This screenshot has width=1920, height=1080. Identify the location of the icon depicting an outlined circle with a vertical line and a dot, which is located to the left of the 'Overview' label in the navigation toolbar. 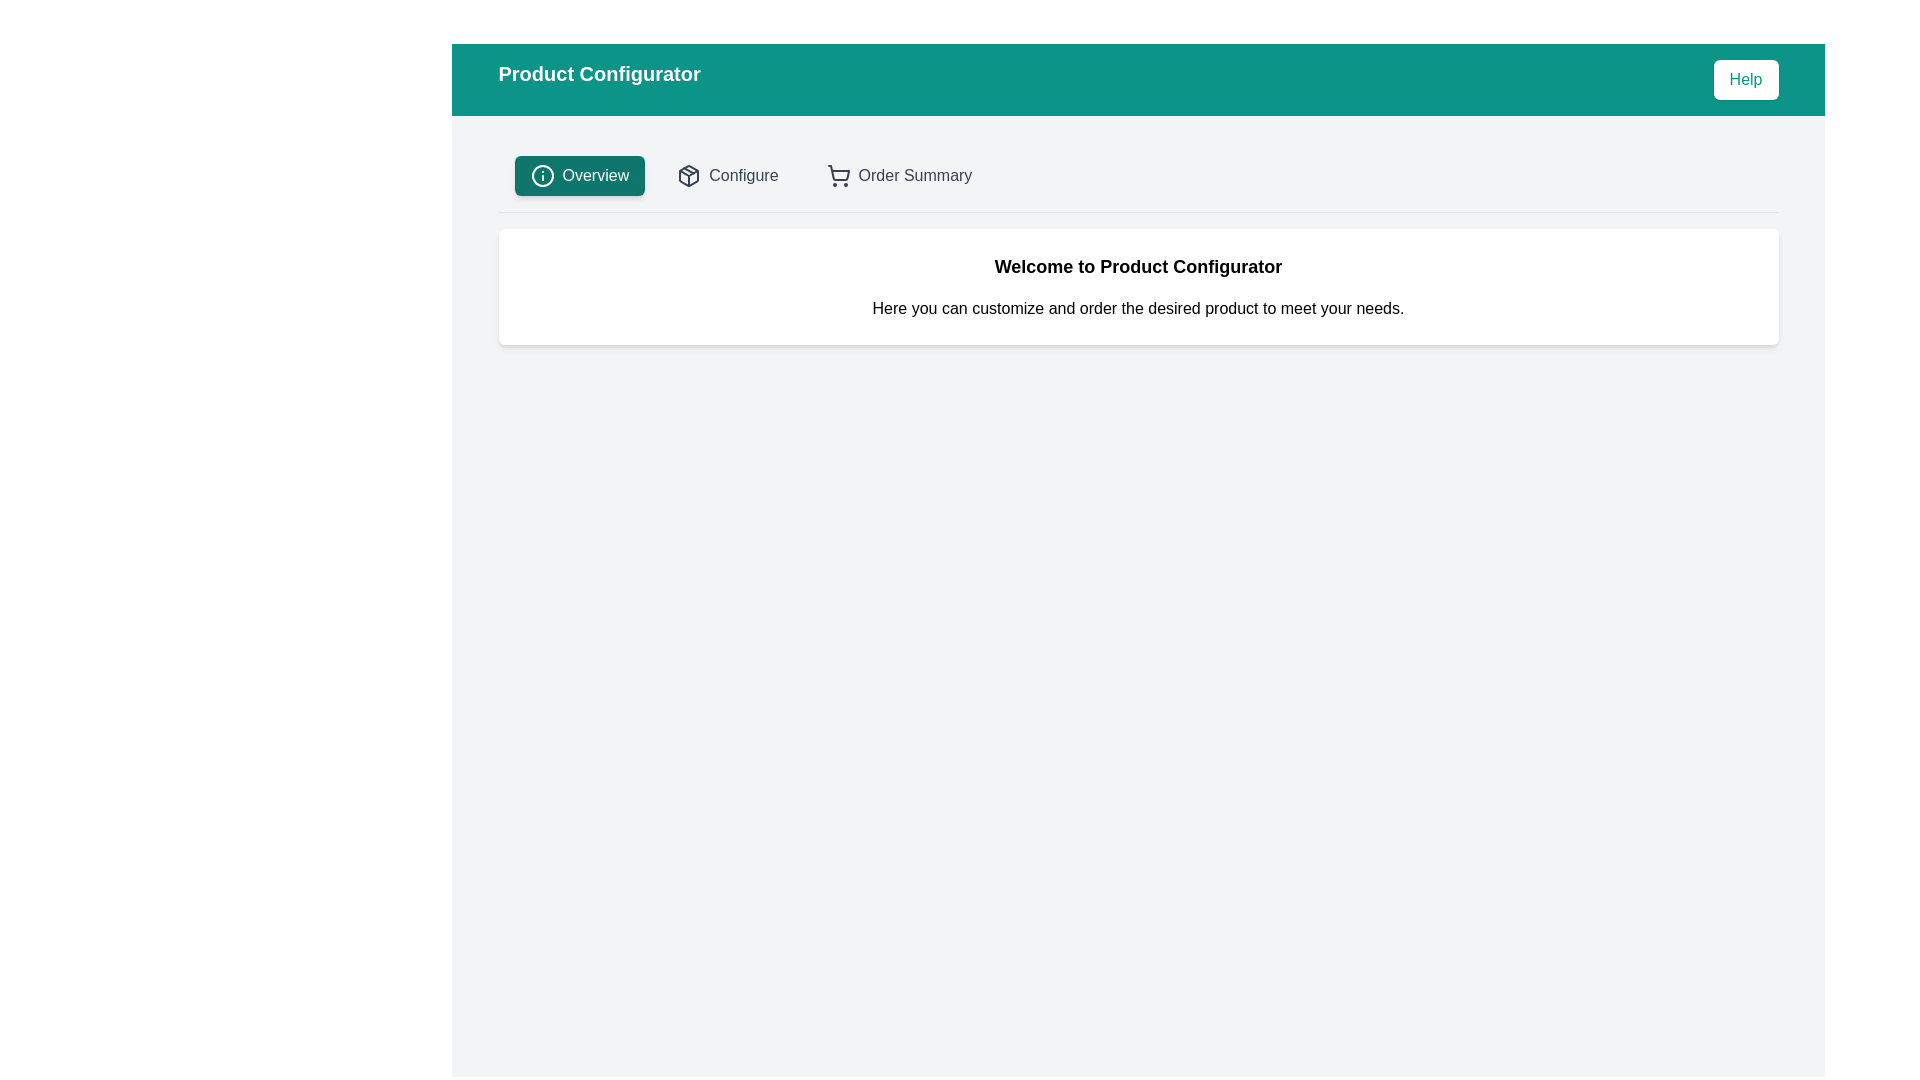
(542, 175).